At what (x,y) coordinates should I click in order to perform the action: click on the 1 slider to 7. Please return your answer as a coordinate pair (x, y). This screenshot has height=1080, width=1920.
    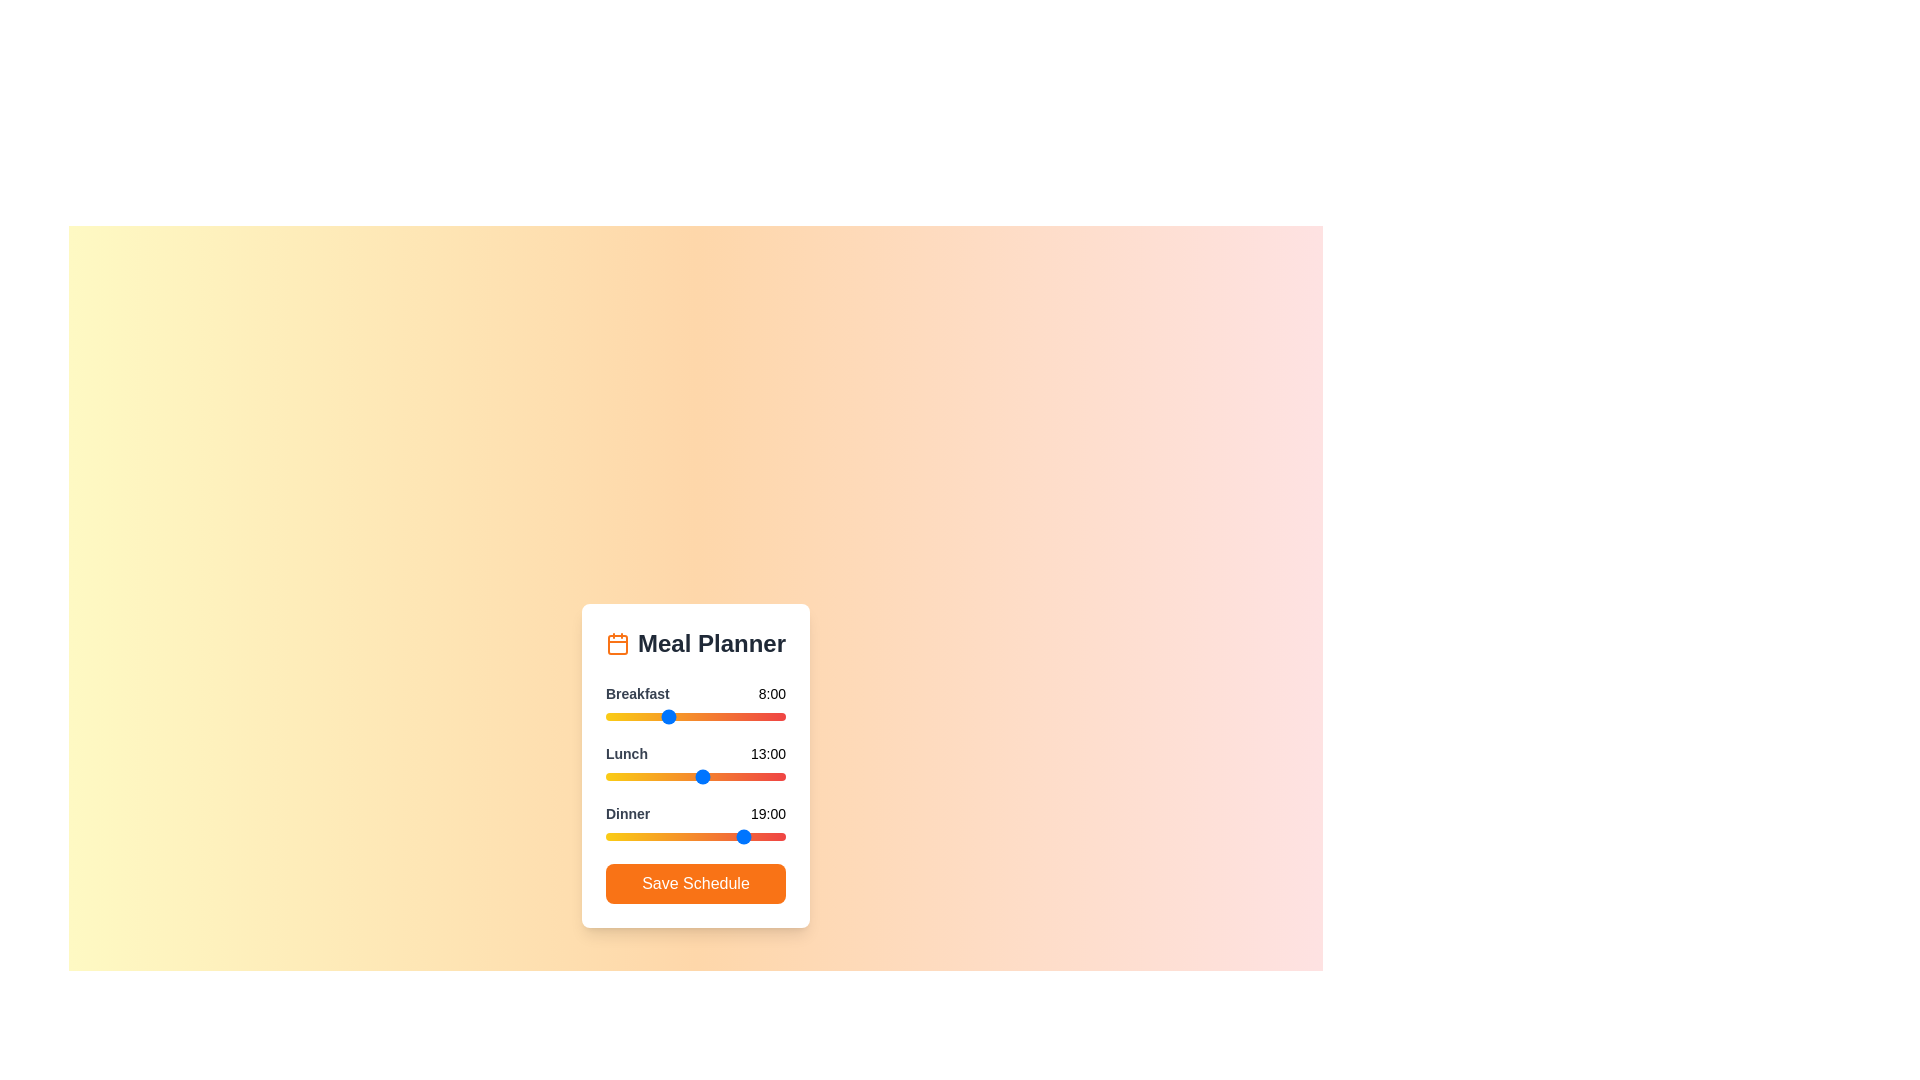
    Looking at the image, I should click on (658, 775).